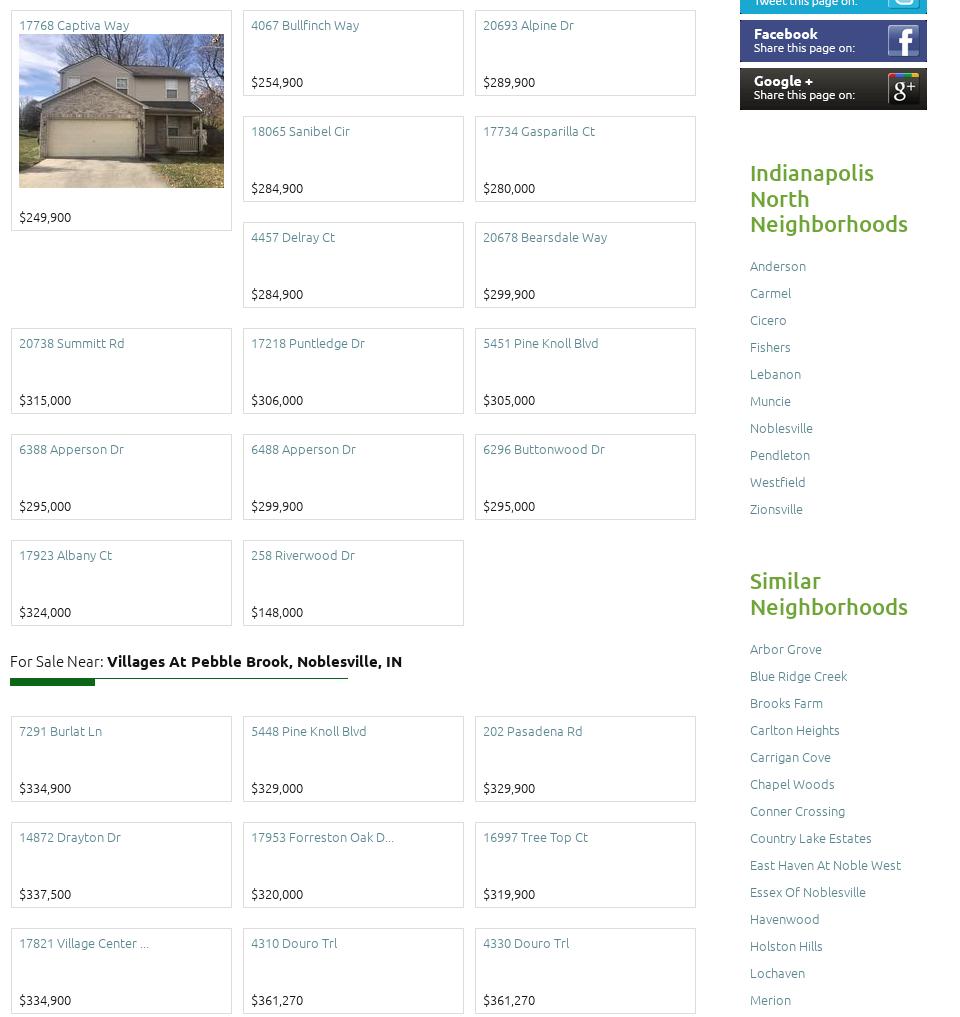  What do you see at coordinates (790, 756) in the screenshot?
I see `'Carrigan Cove'` at bounding box center [790, 756].